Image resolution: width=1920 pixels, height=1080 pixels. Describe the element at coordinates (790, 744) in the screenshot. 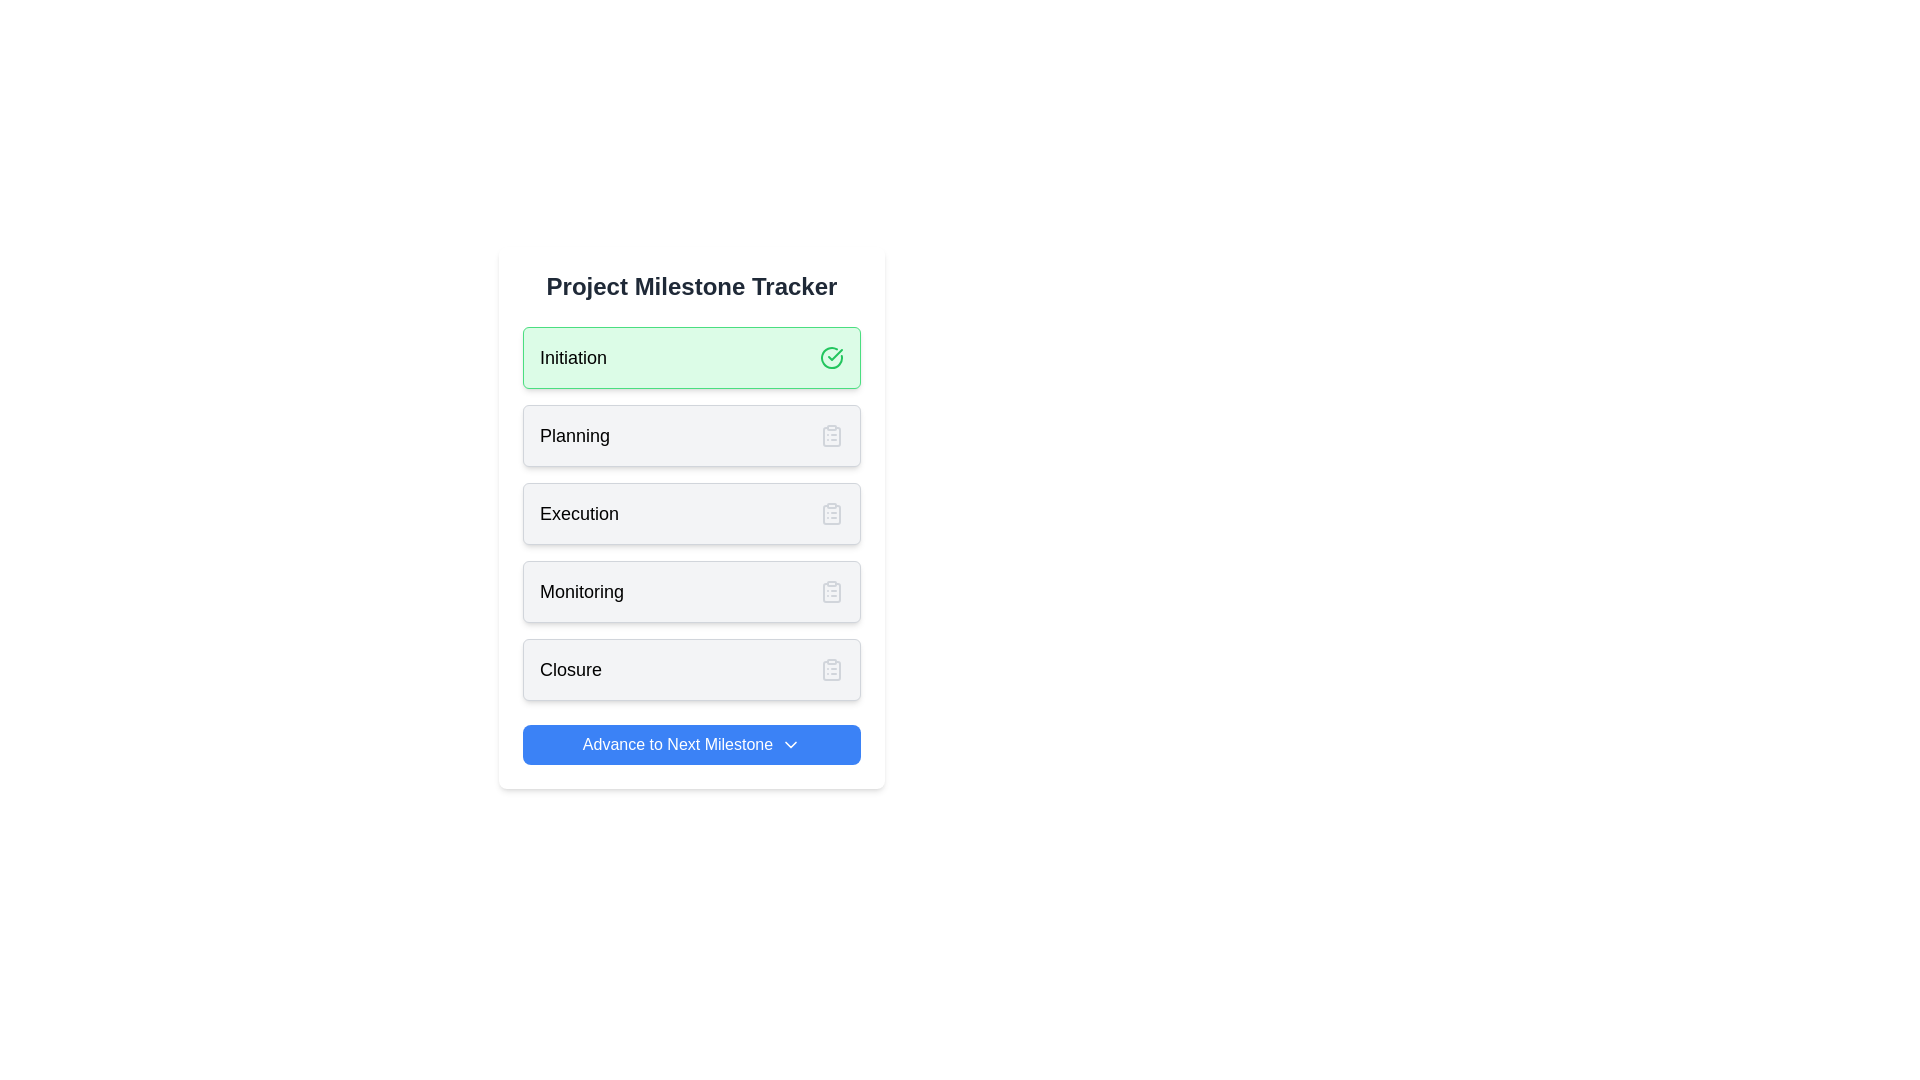

I see `the icon located at the right end of the 'Advance to Next Milestone' button` at that location.